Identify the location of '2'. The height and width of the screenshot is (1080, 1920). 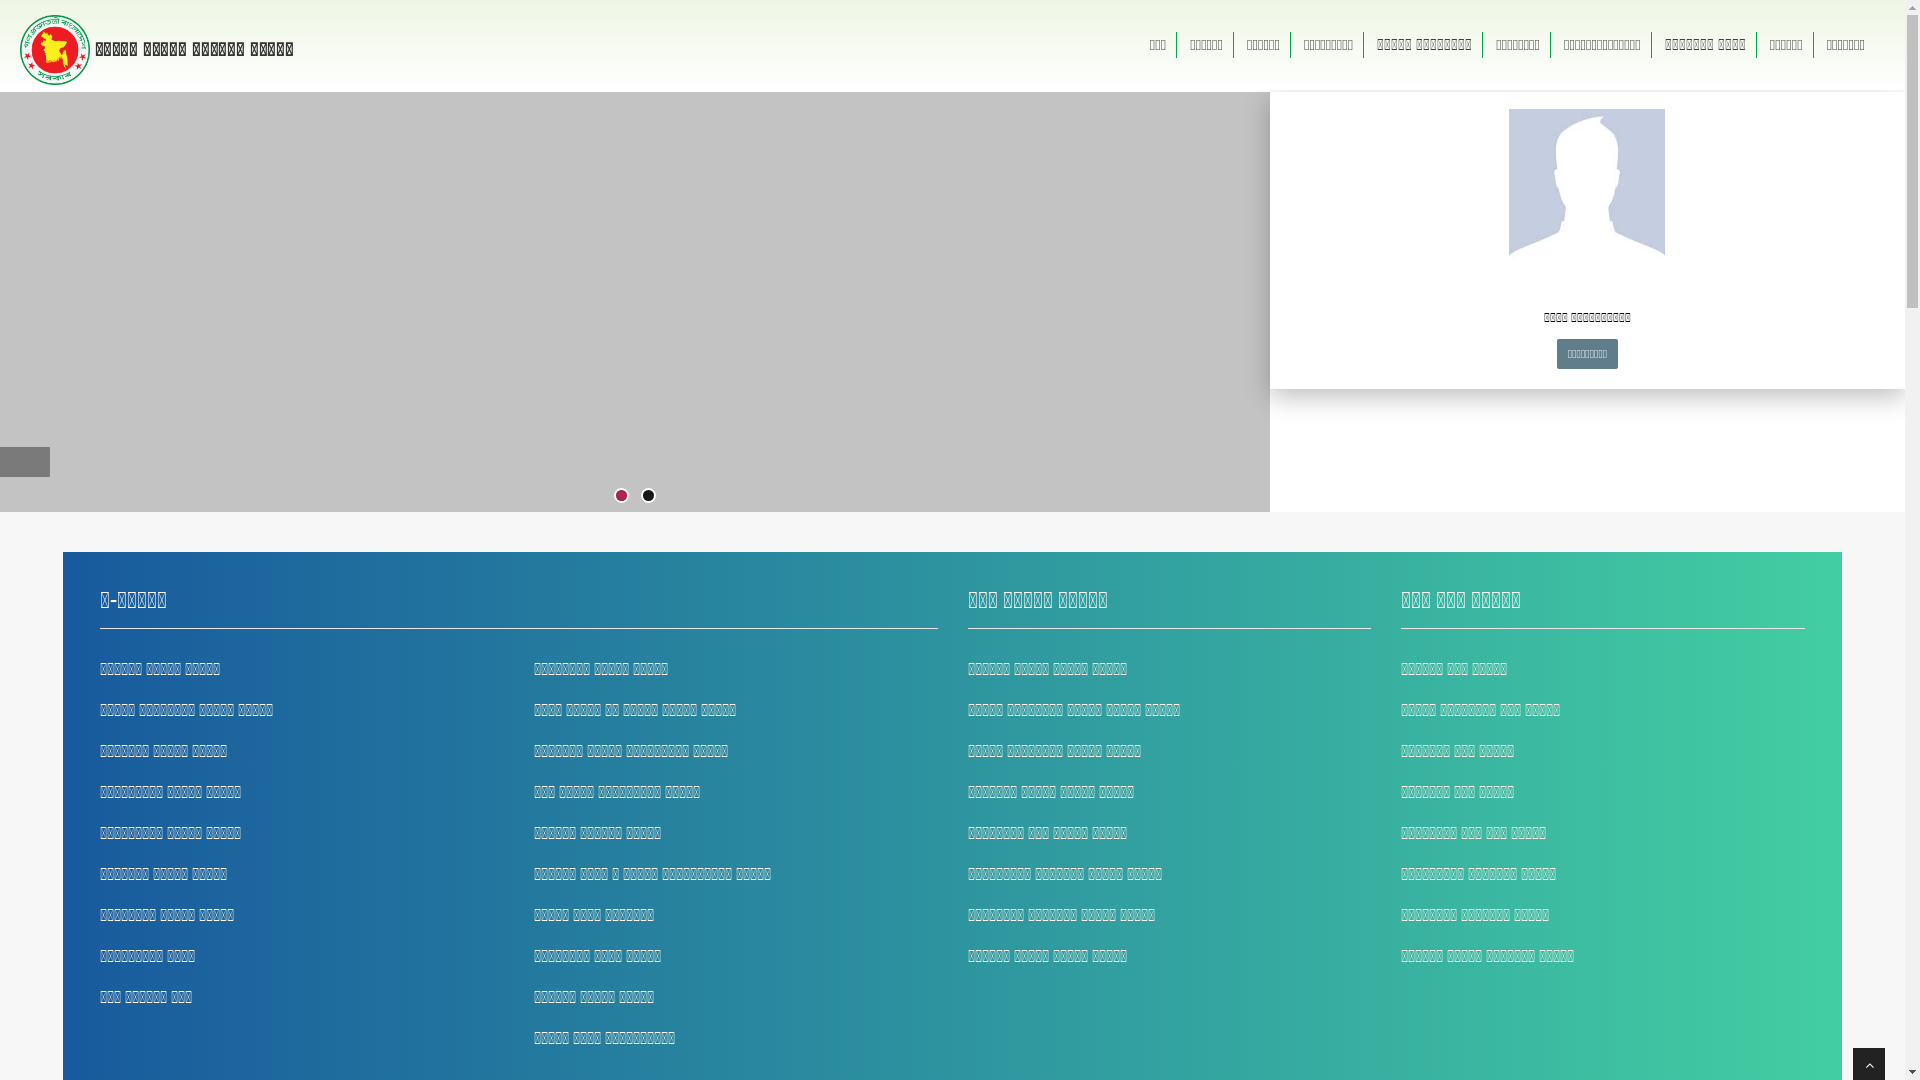
(648, 495).